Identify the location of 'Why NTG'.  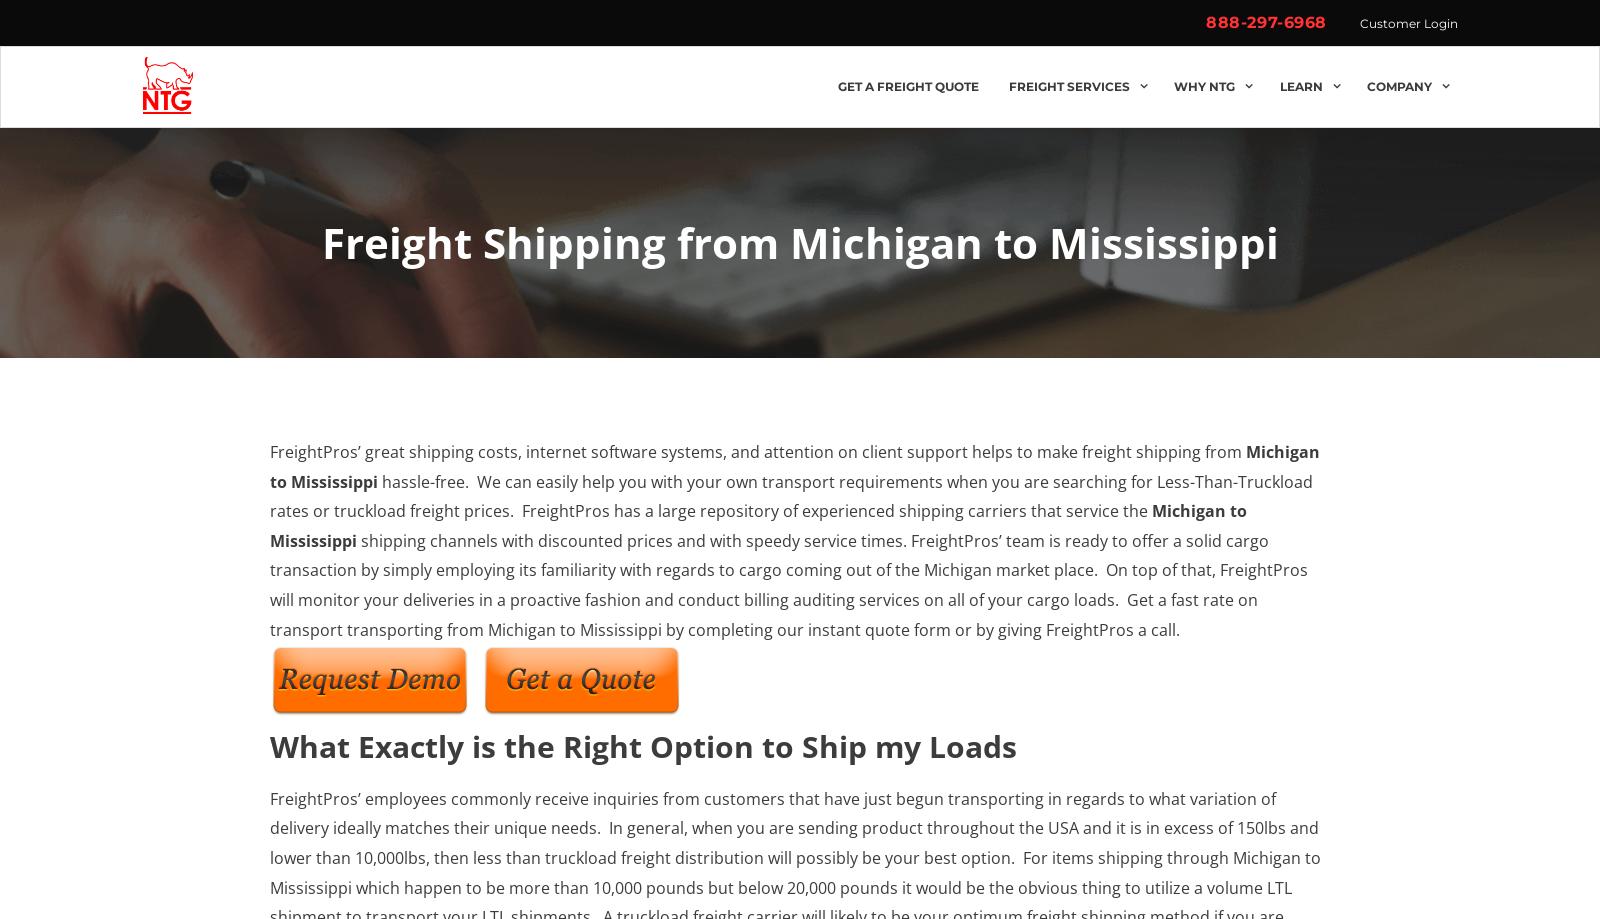
(1203, 85).